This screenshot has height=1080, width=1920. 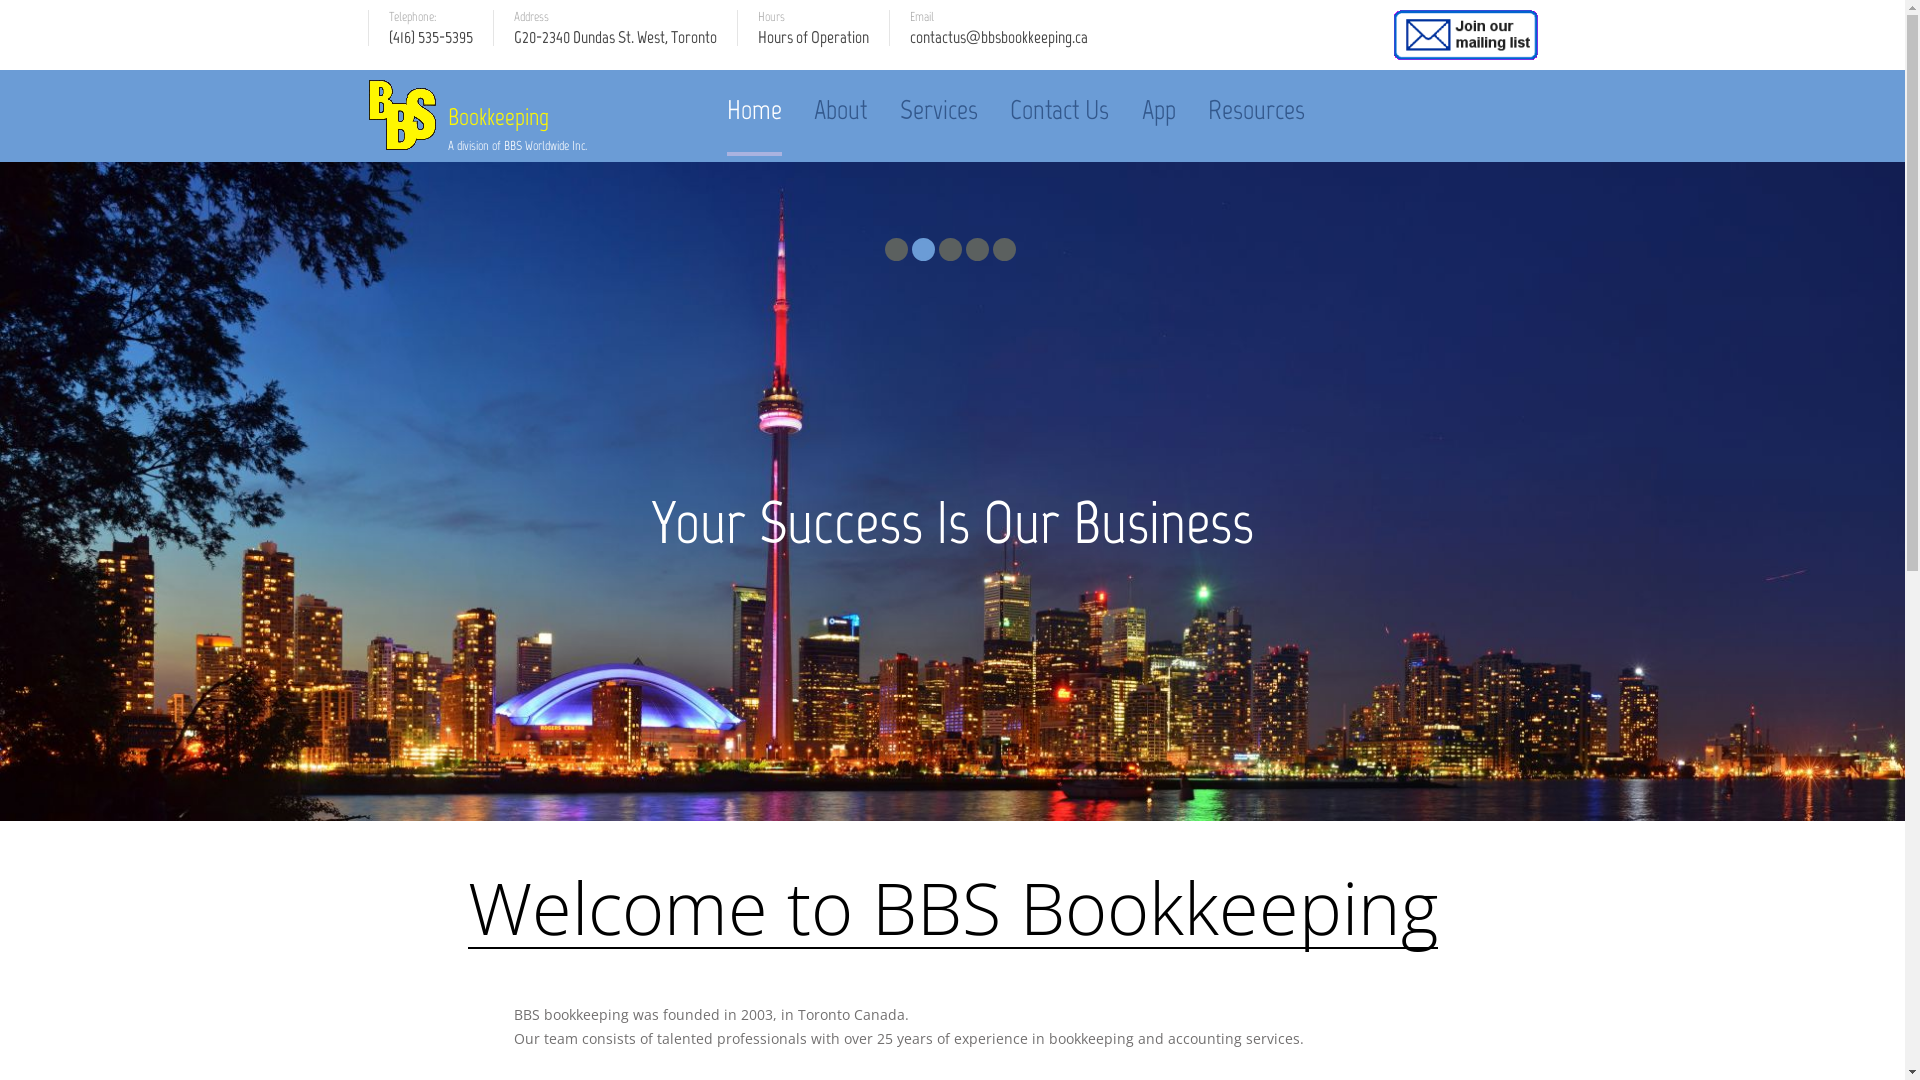 I want to click on 'contactus@bbsbookkeeping.ca', so click(x=998, y=45).